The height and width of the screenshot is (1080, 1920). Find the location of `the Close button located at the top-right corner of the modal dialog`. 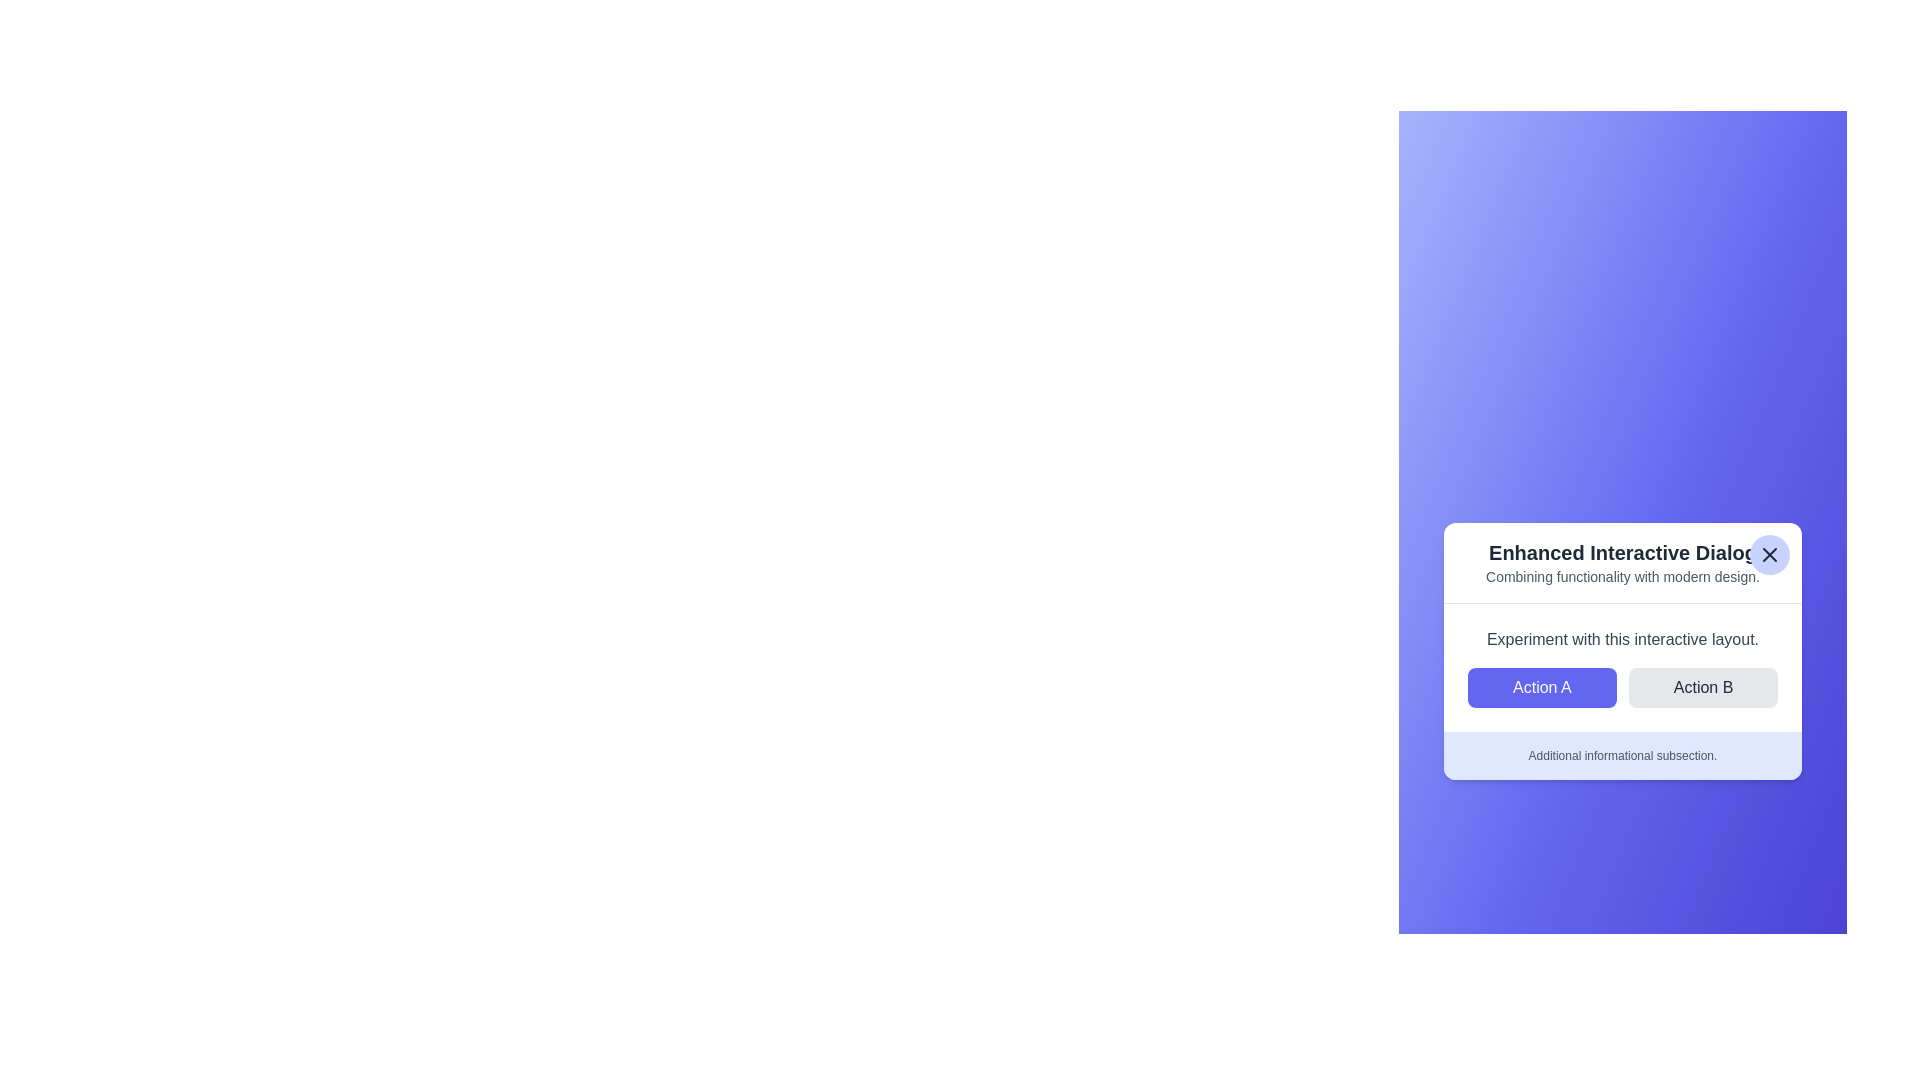

the Close button located at the top-right corner of the modal dialog is located at coordinates (1770, 554).